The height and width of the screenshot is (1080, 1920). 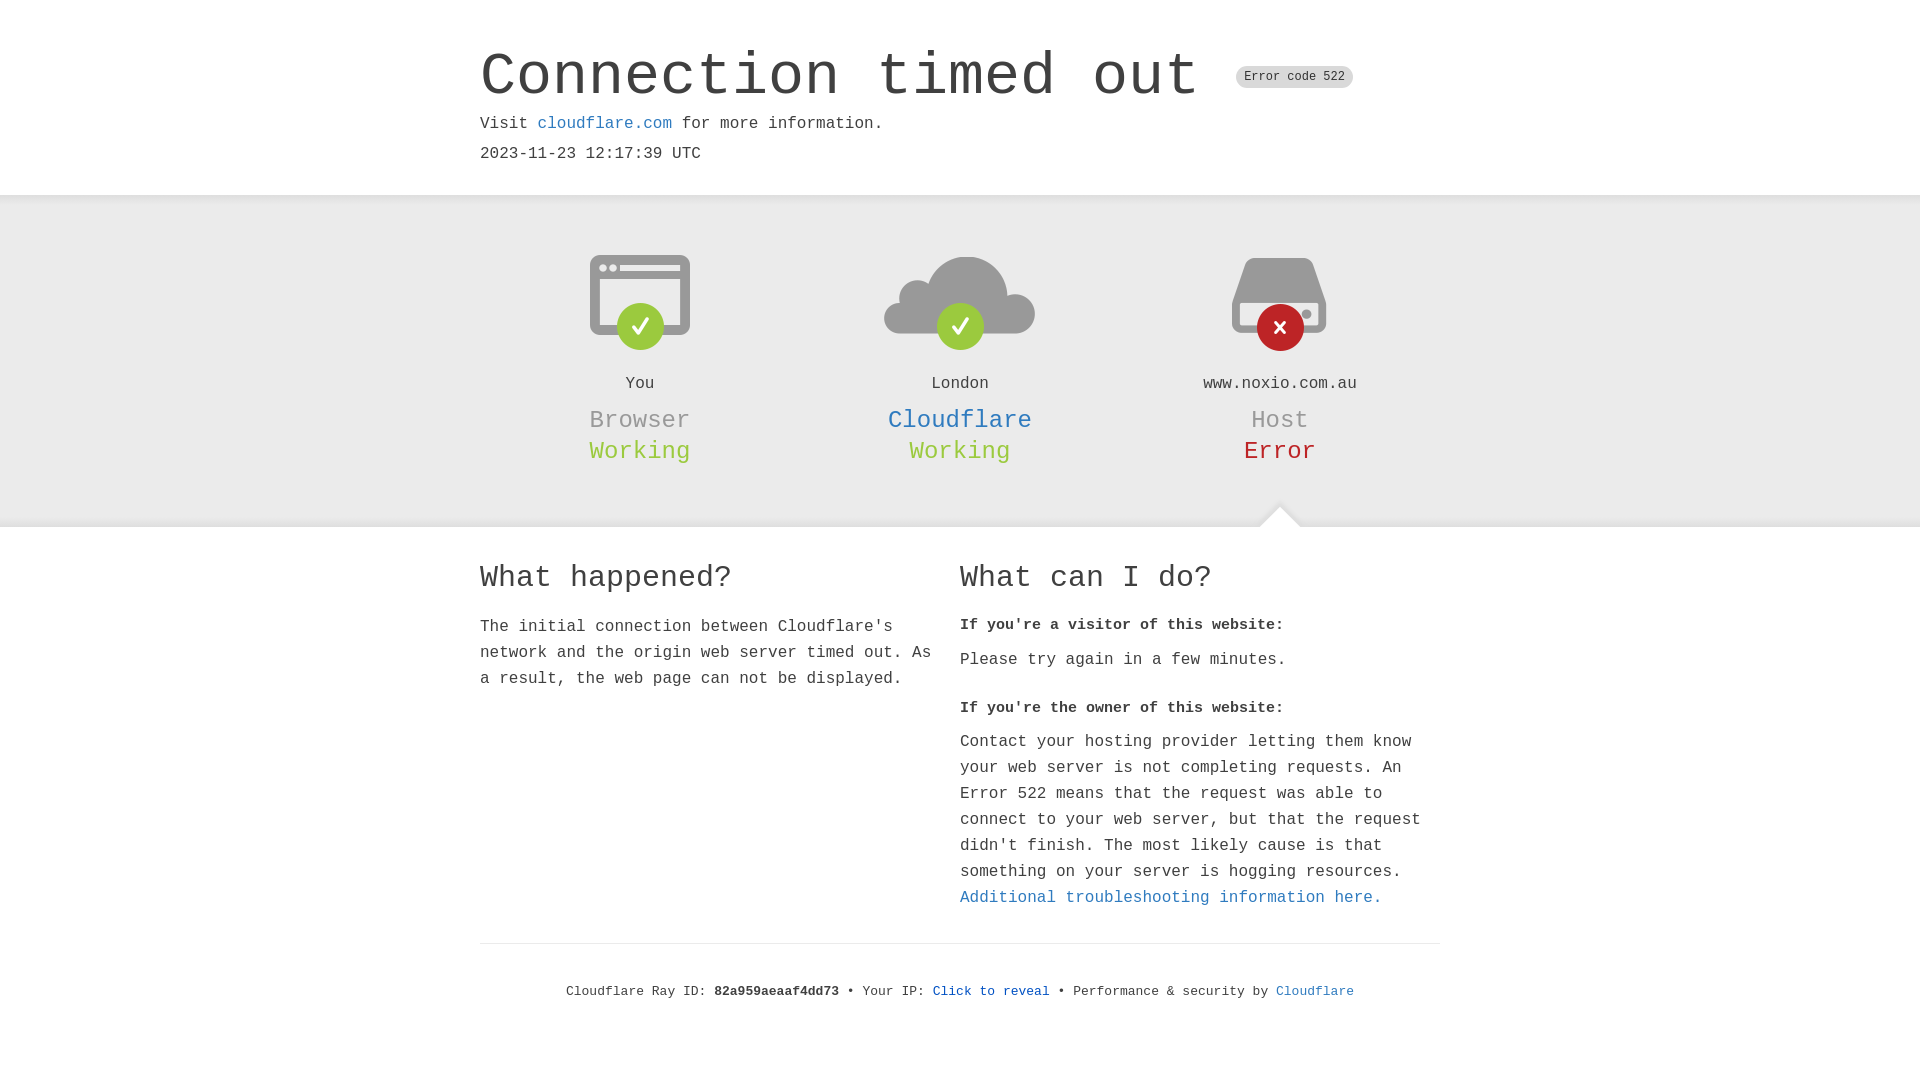 What do you see at coordinates (960, 419) in the screenshot?
I see `'Cloudflare'` at bounding box center [960, 419].